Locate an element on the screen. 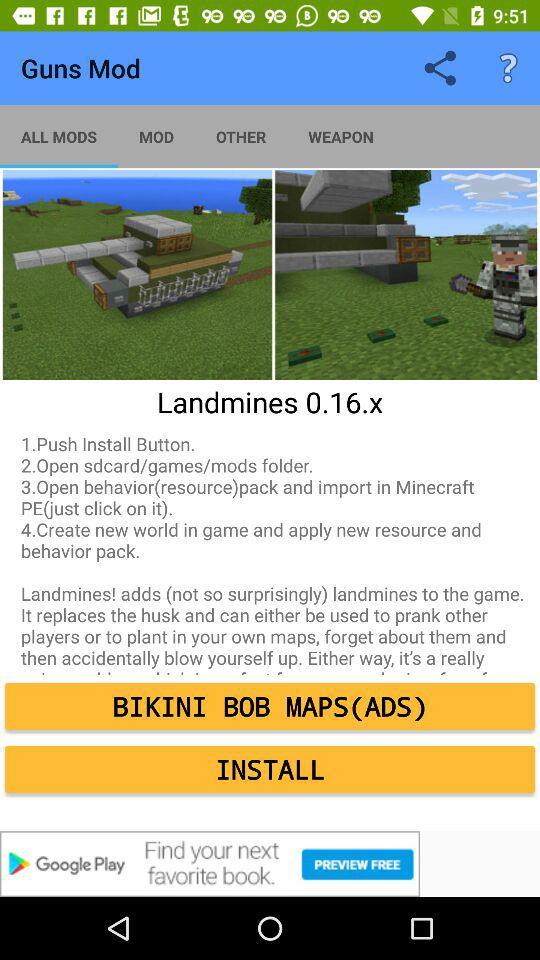  open advertisement is located at coordinates (270, 863).